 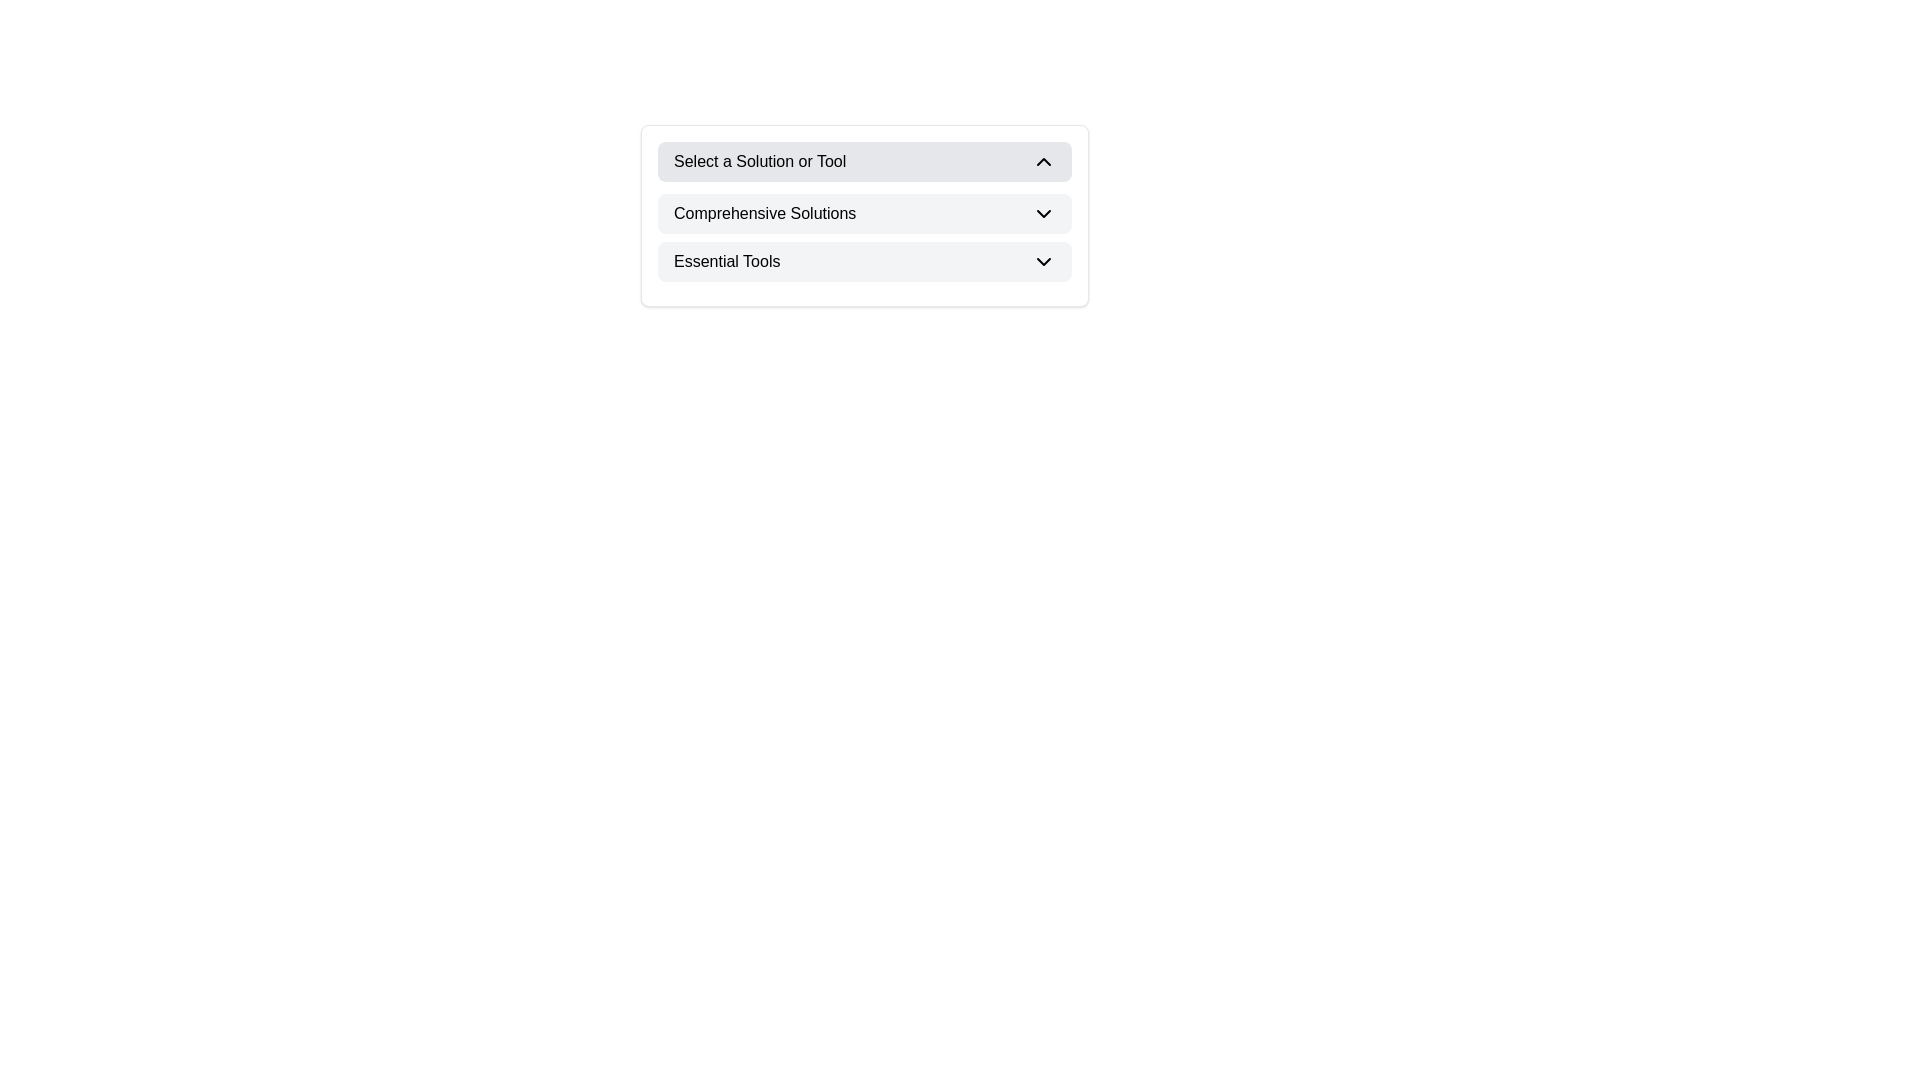 What do you see at coordinates (864, 216) in the screenshot?
I see `the title 'Comprehensive Solutions' in the second section of the composite dropdown component` at bounding box center [864, 216].